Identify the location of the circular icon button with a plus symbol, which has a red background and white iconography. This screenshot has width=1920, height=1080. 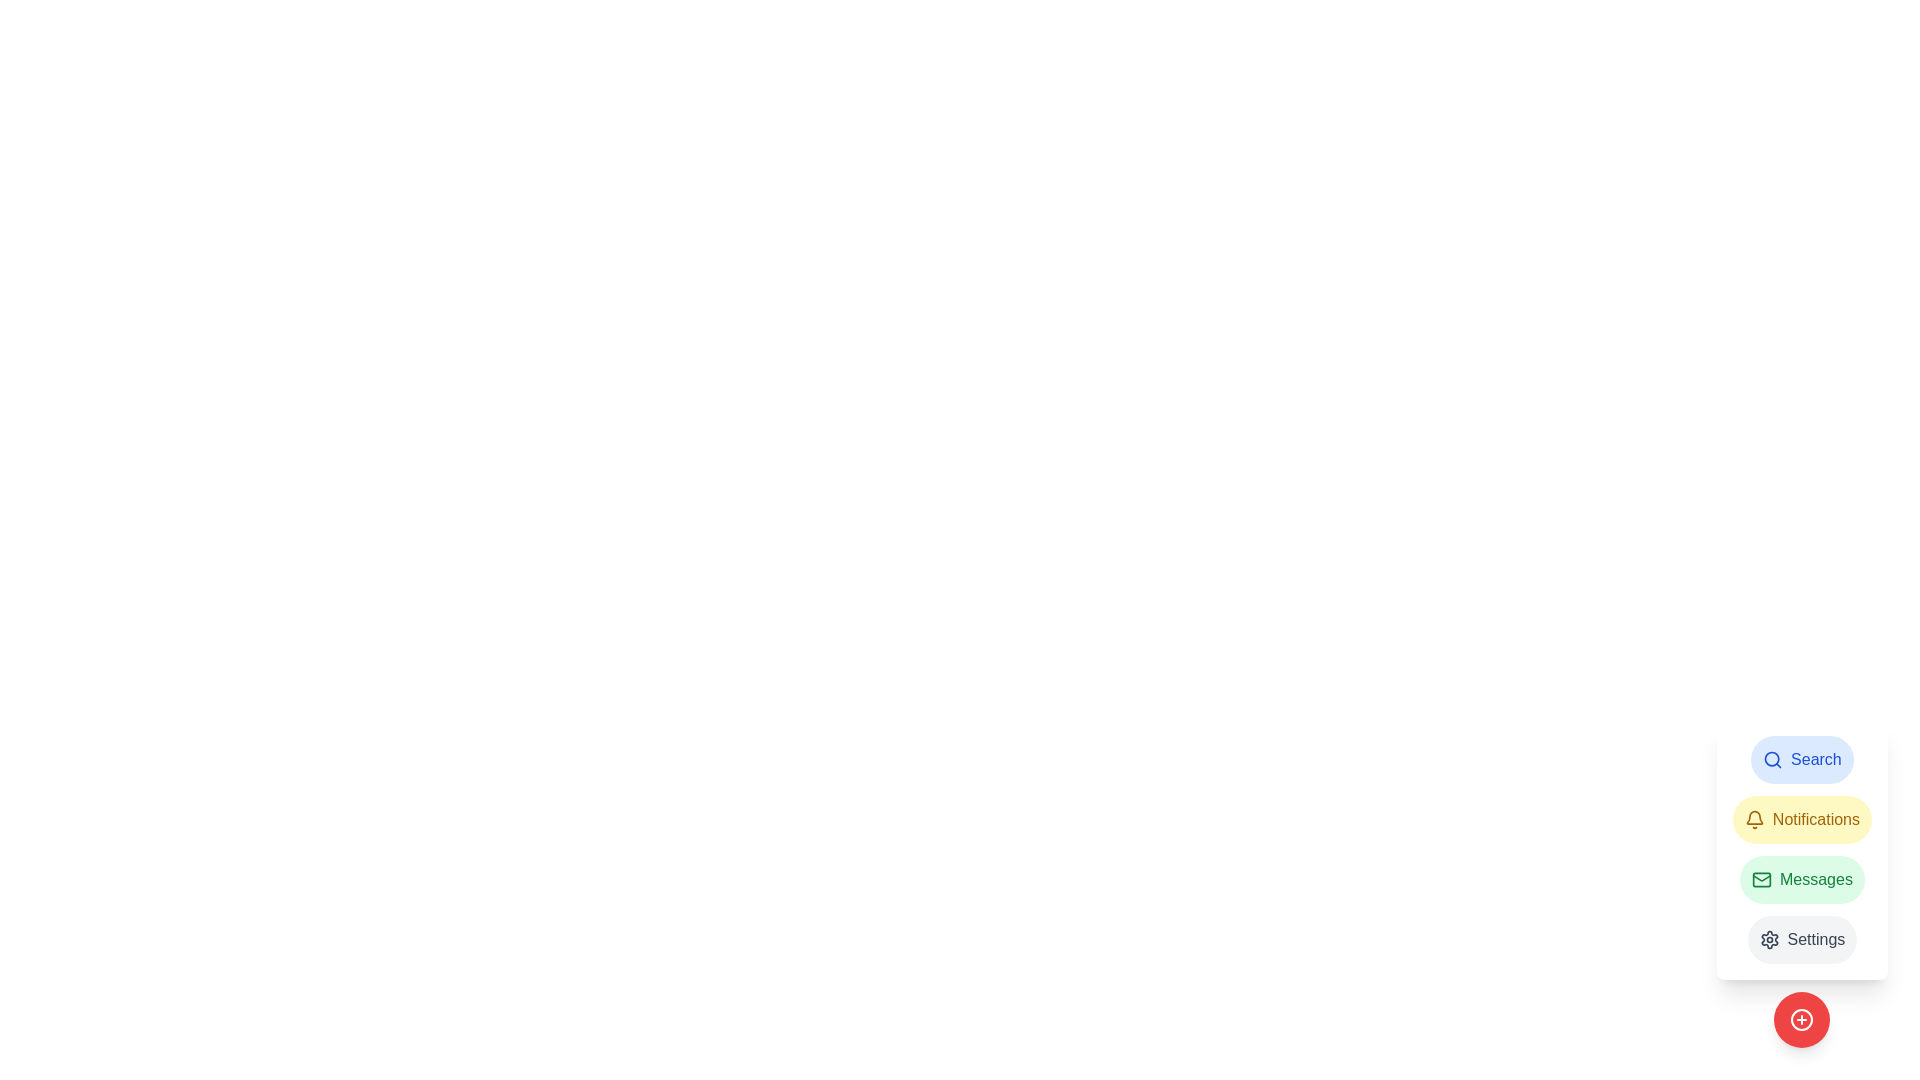
(1802, 1019).